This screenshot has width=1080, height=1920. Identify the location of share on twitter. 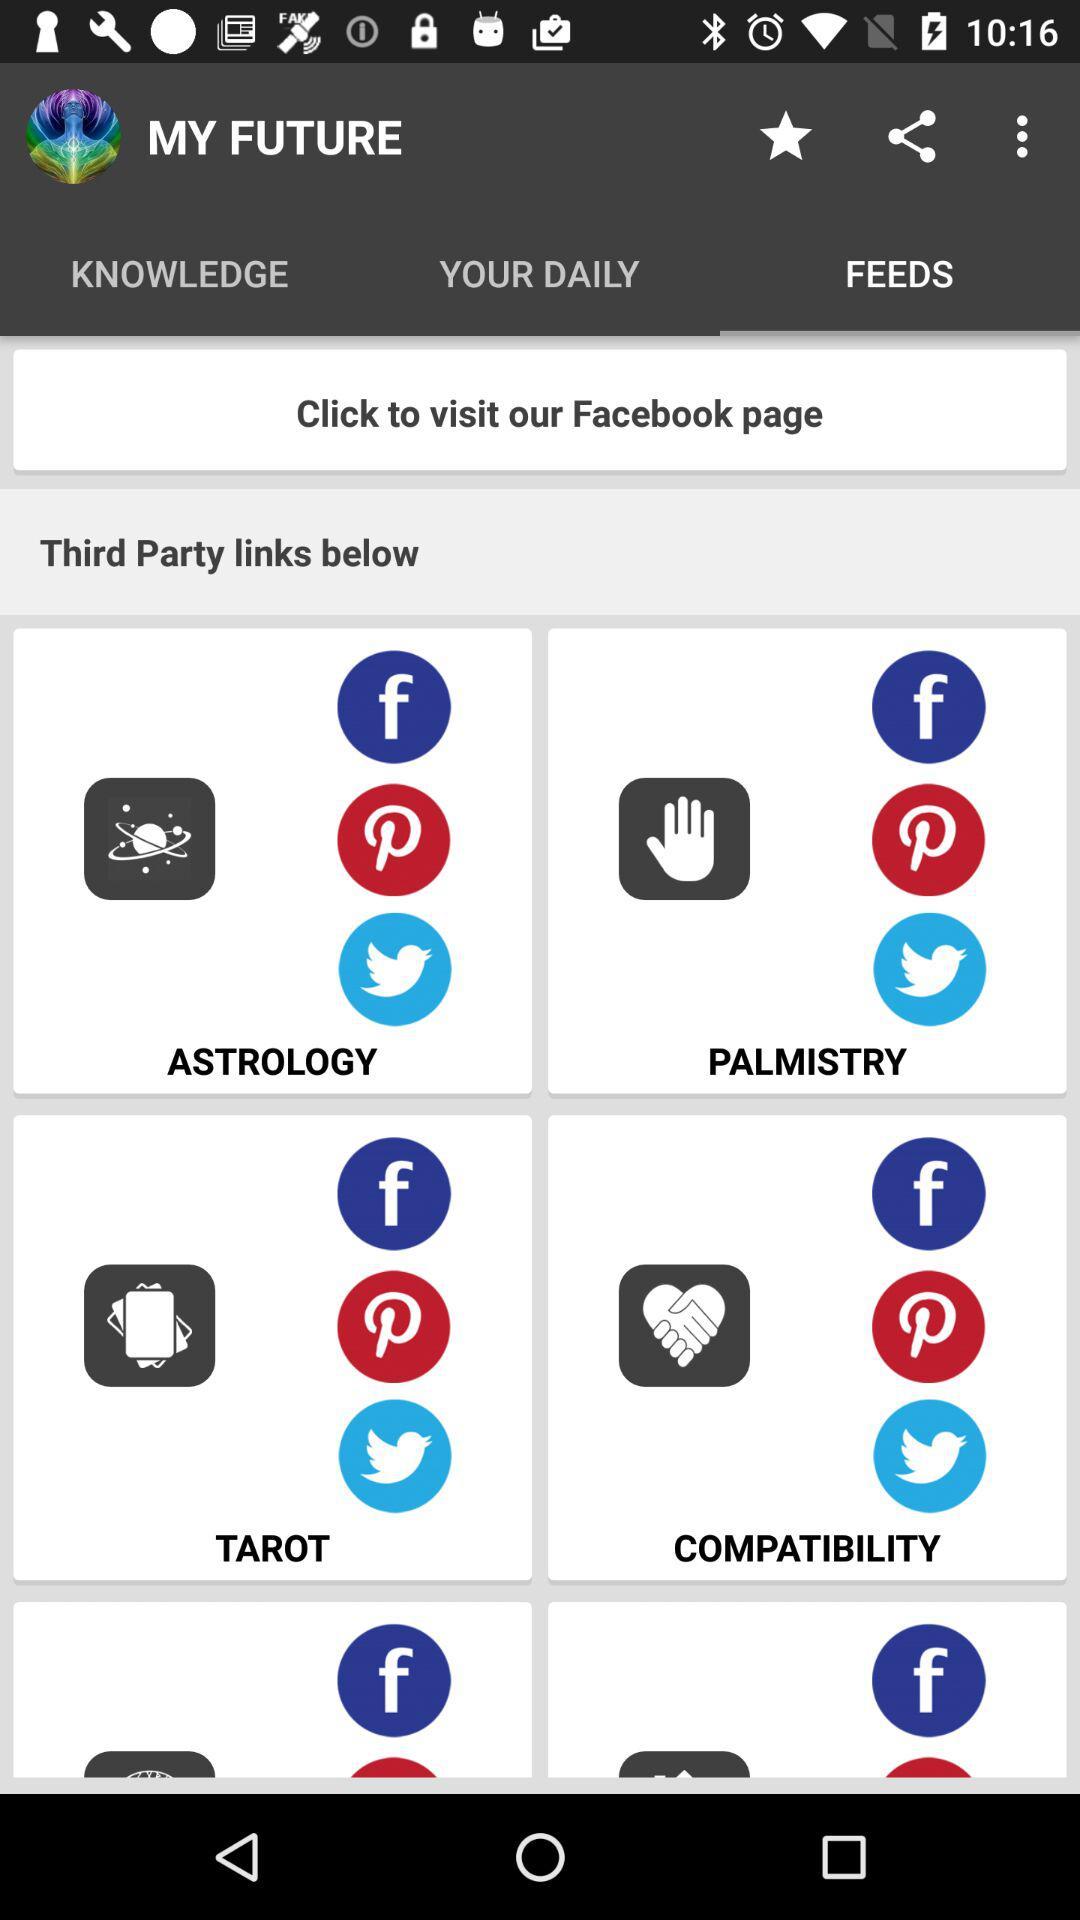
(394, 1456).